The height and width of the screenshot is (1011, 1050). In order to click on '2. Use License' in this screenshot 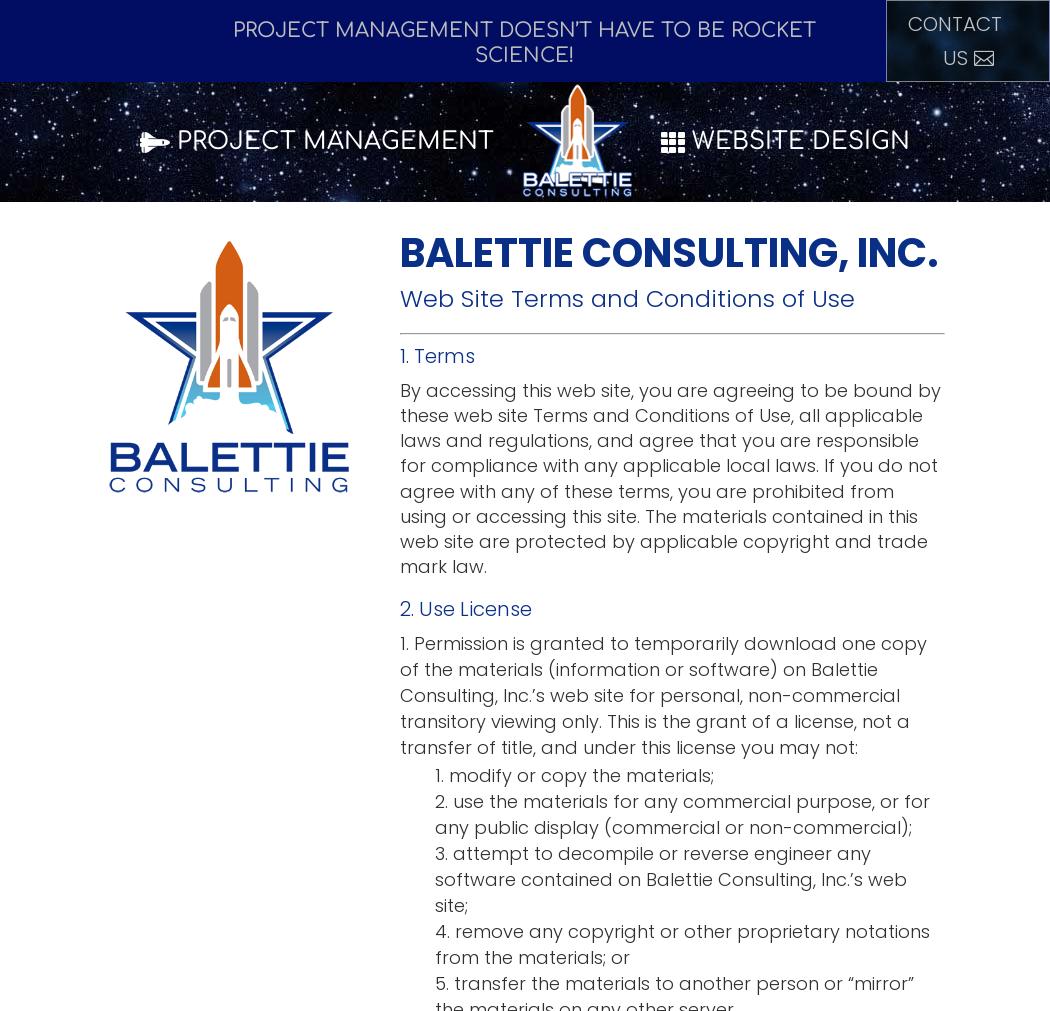, I will do `click(400, 609)`.